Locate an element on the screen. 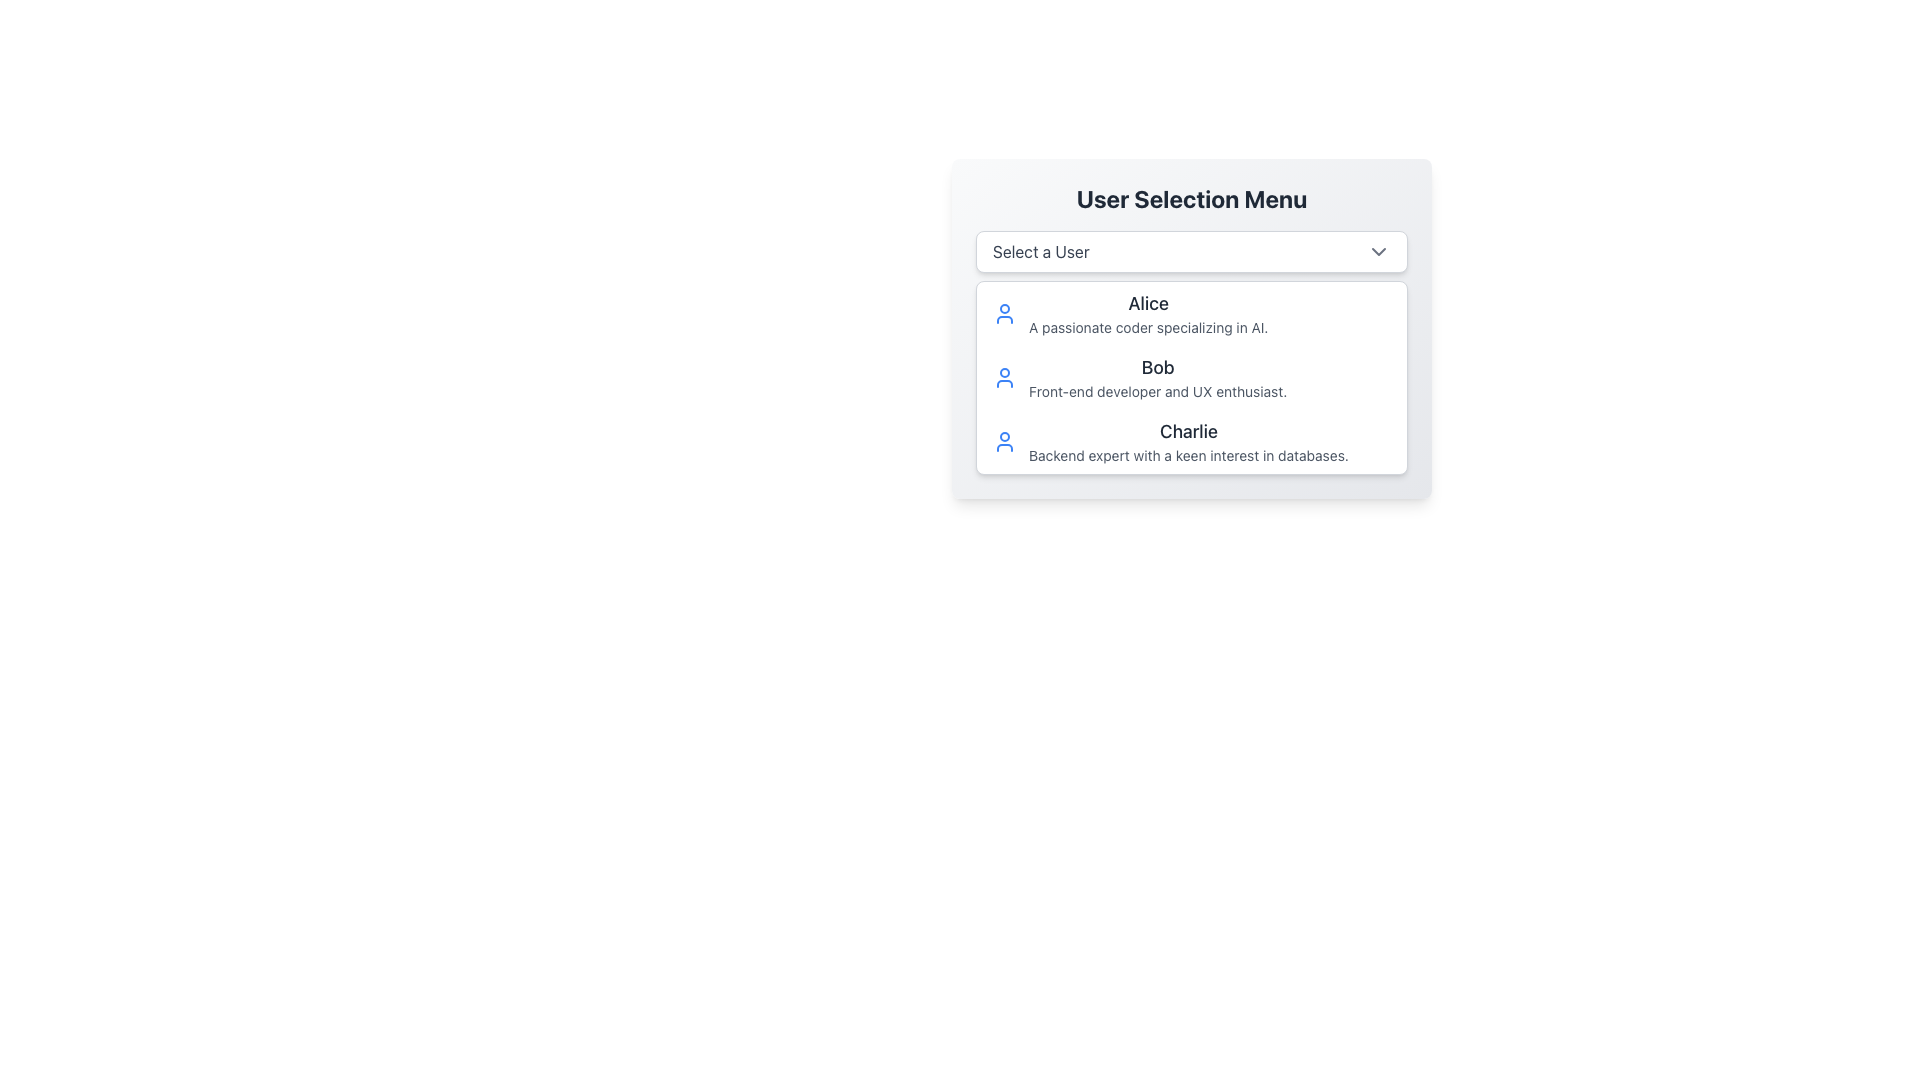  the user icon for 'Alice' located to the left of her name in the user selection menu, which is the first entry in the vertical list is located at coordinates (1004, 313).